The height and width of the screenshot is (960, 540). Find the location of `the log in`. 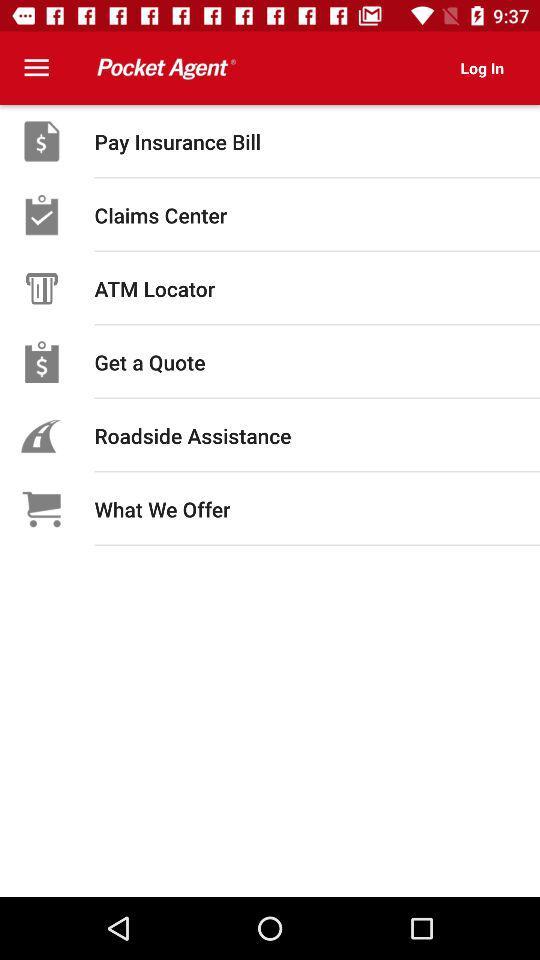

the log in is located at coordinates (481, 68).